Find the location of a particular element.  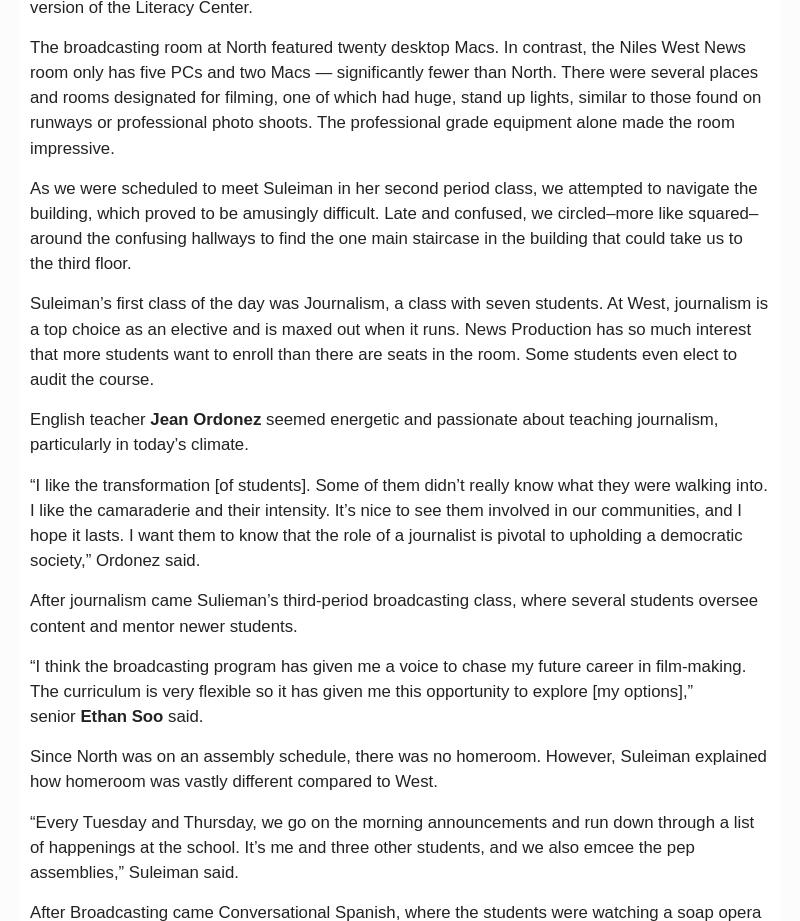

'“Every Tuesday and Thursday, we go on the morning announcements and run down through a list of happenings at the school. It’s me and three other students, and we also emcee the pep assemblies,” Suleiman said.' is located at coordinates (391, 846).